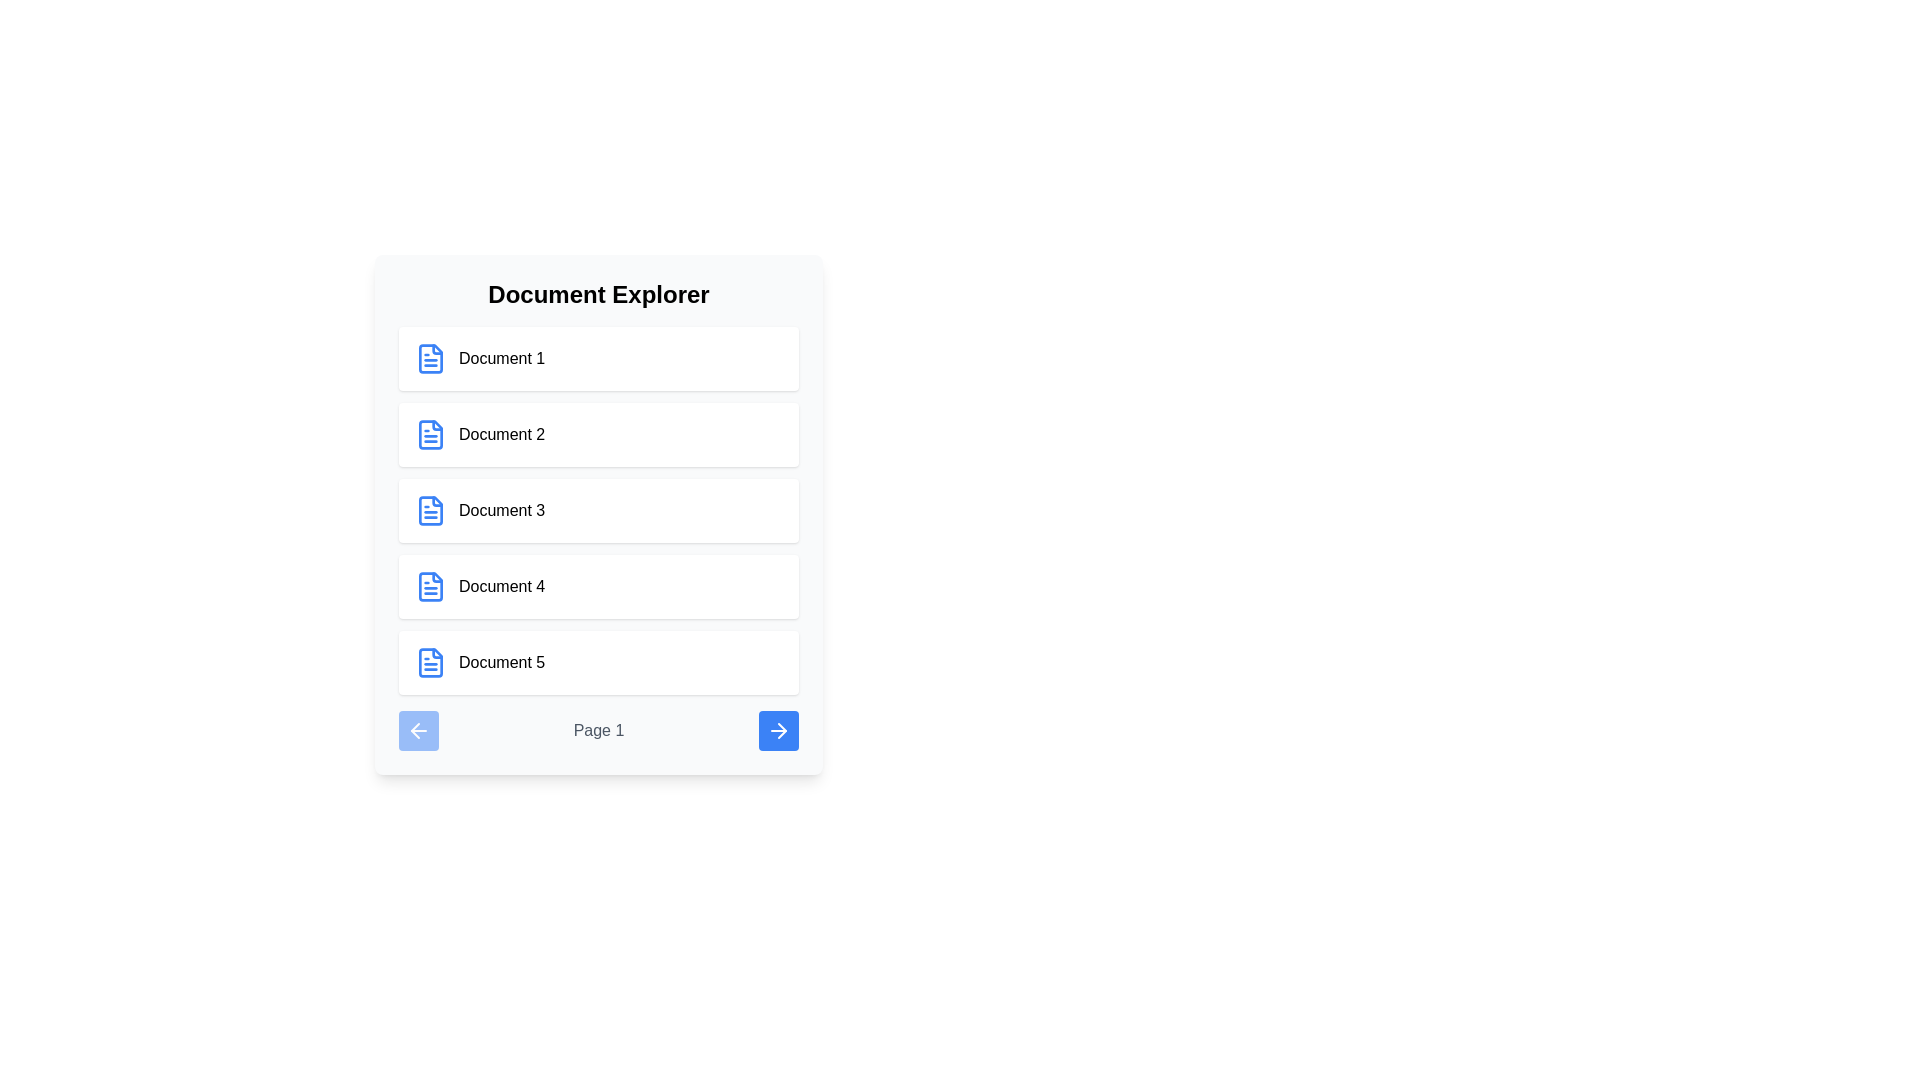  Describe the element at coordinates (430, 357) in the screenshot. I see `the icon for the first document item in the 'Document Explorer' list, which is visually positioned to the left of the text 'Document 1'` at that location.